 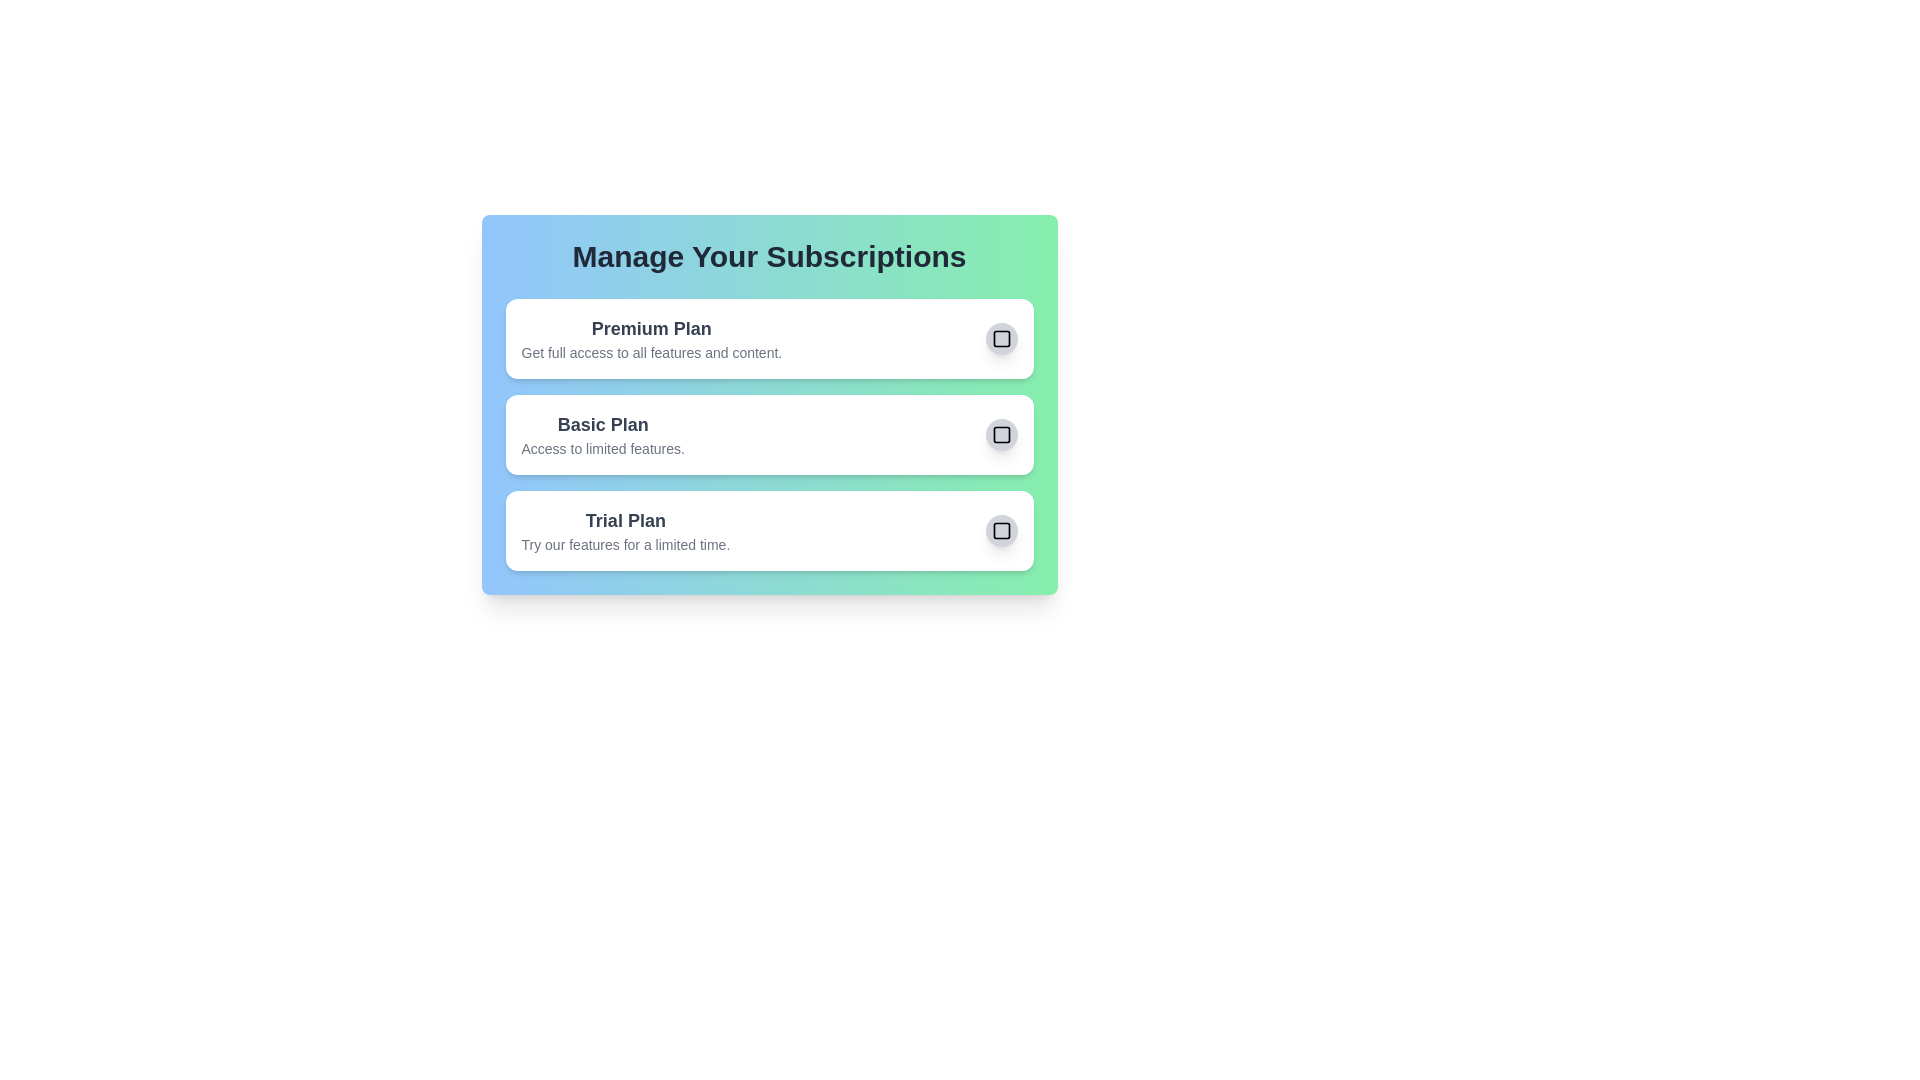 I want to click on the 'Trial Plan' card, which is the last card in the 'Manage Your Subscriptions' section, so click(x=768, y=530).